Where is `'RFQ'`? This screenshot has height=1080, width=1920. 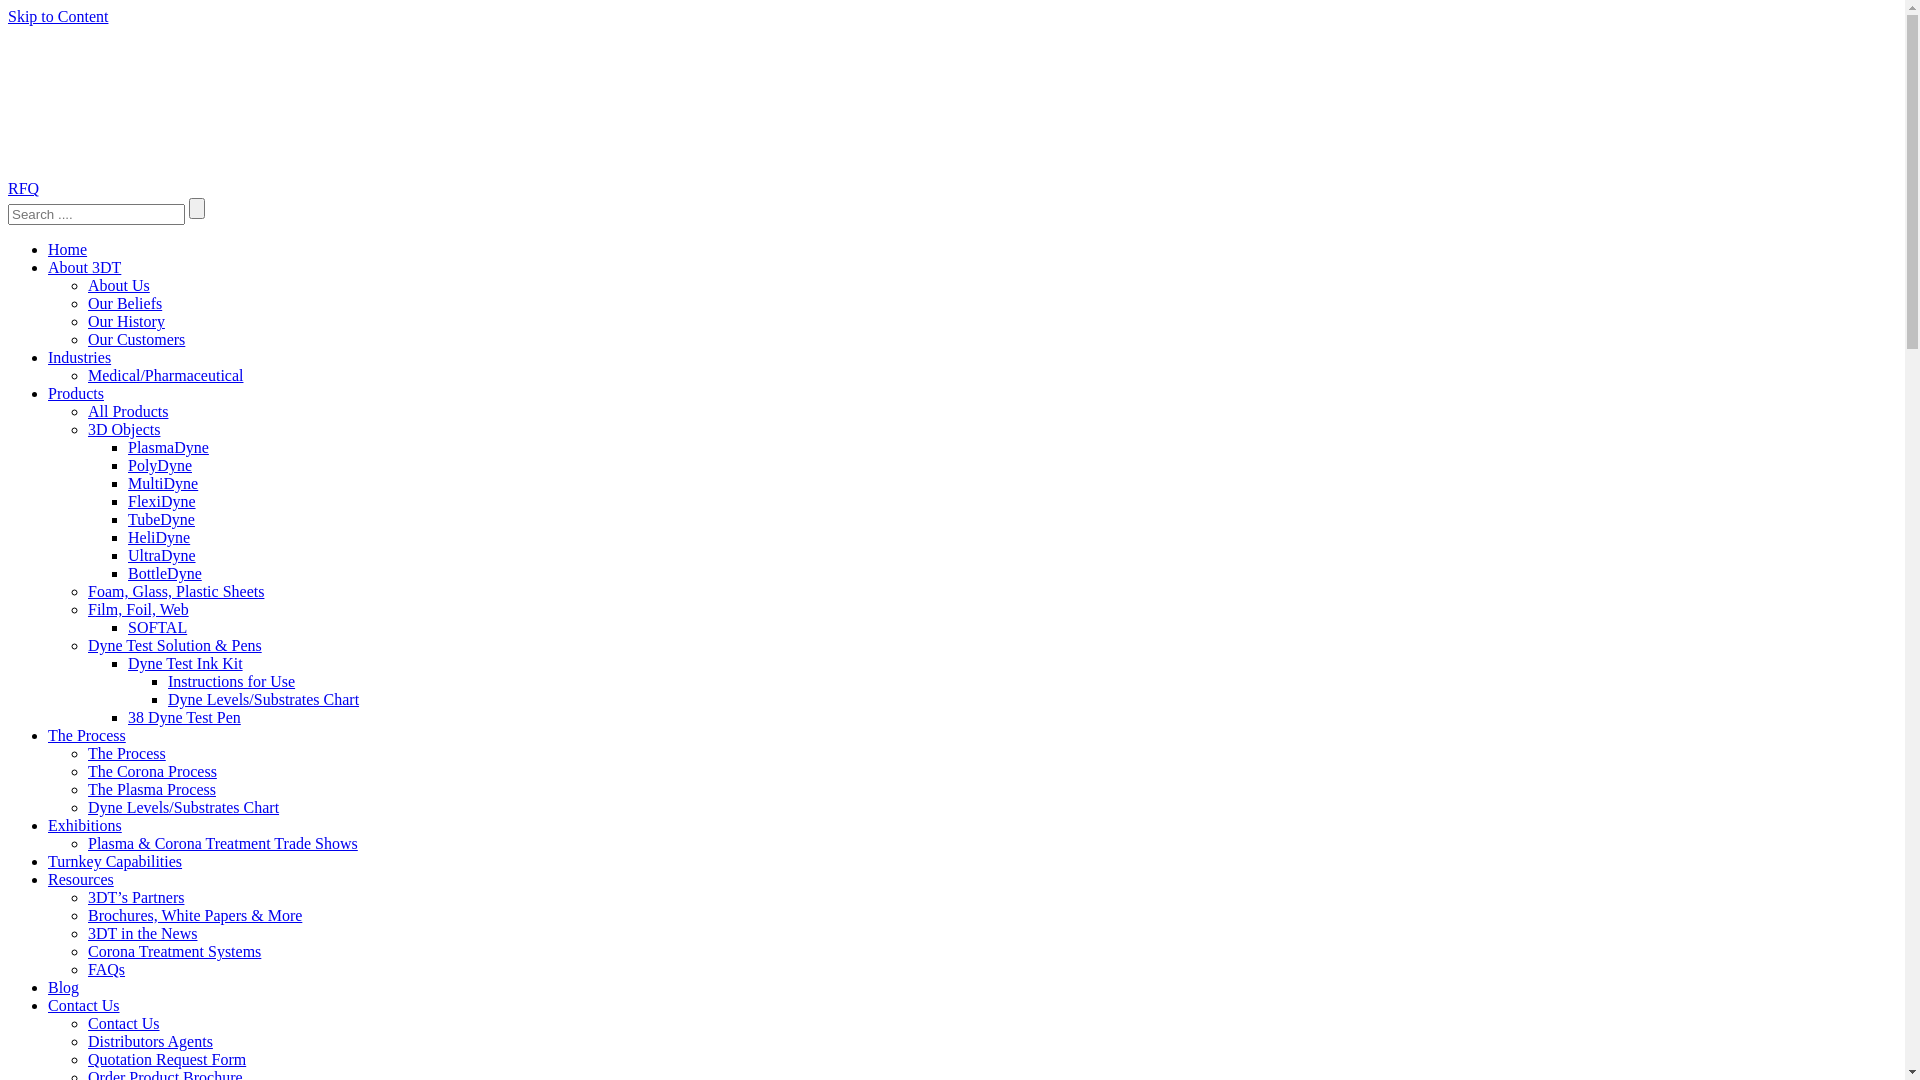
'RFQ' is located at coordinates (8, 188).